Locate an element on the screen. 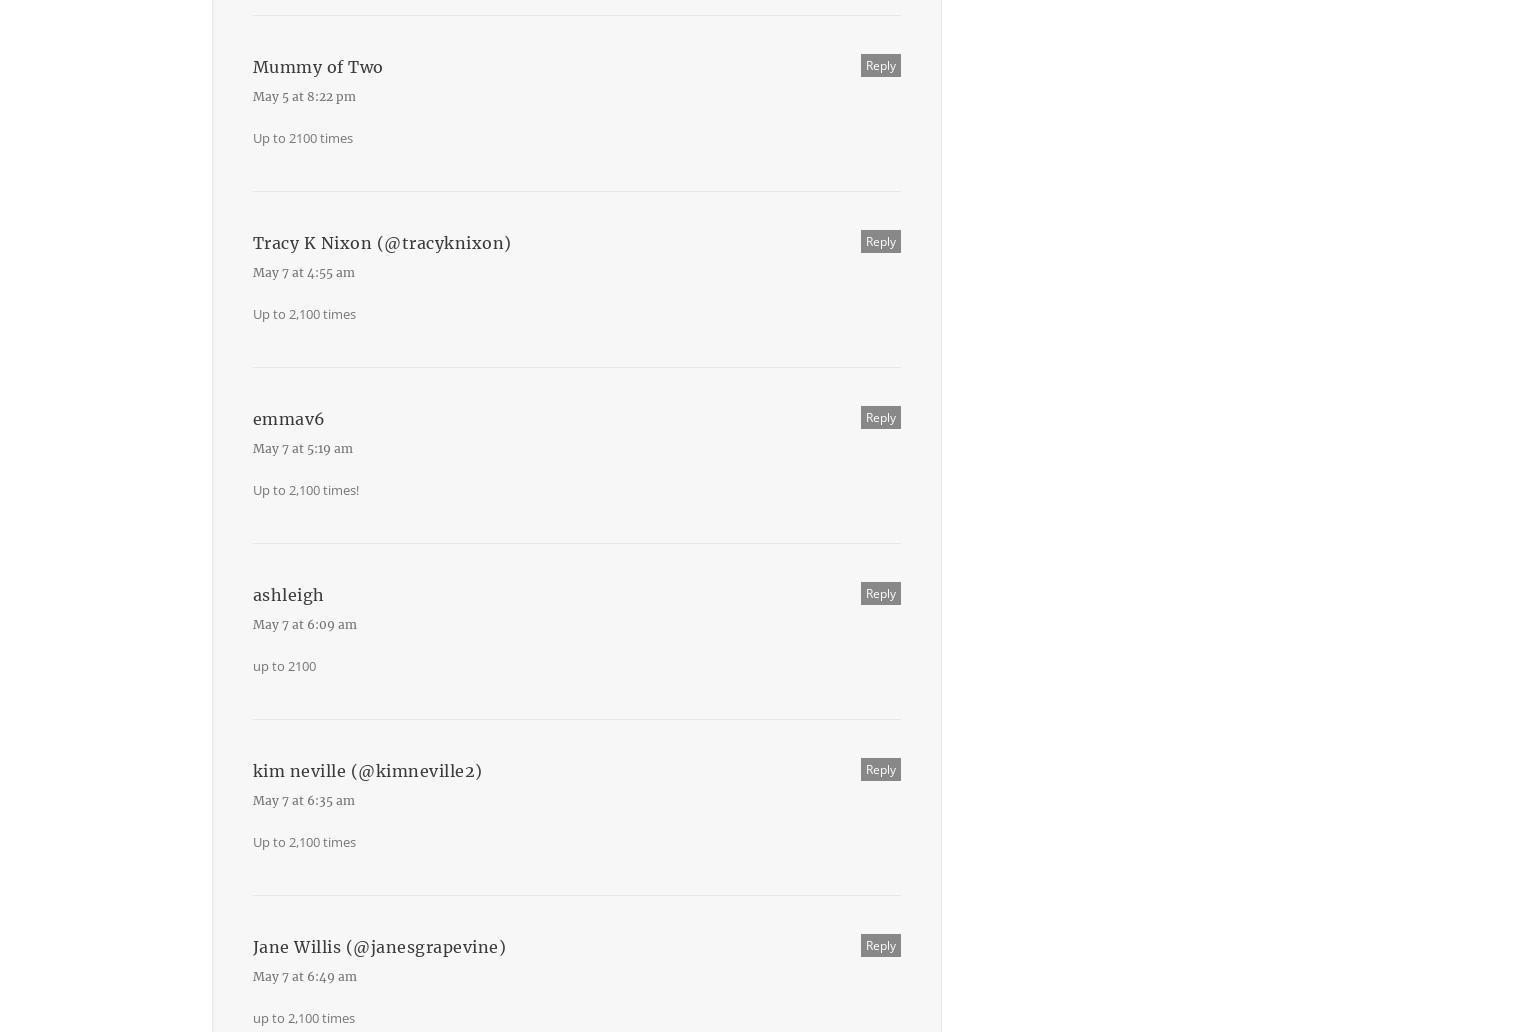  'May 7 at 6:35 am' is located at coordinates (303, 800).